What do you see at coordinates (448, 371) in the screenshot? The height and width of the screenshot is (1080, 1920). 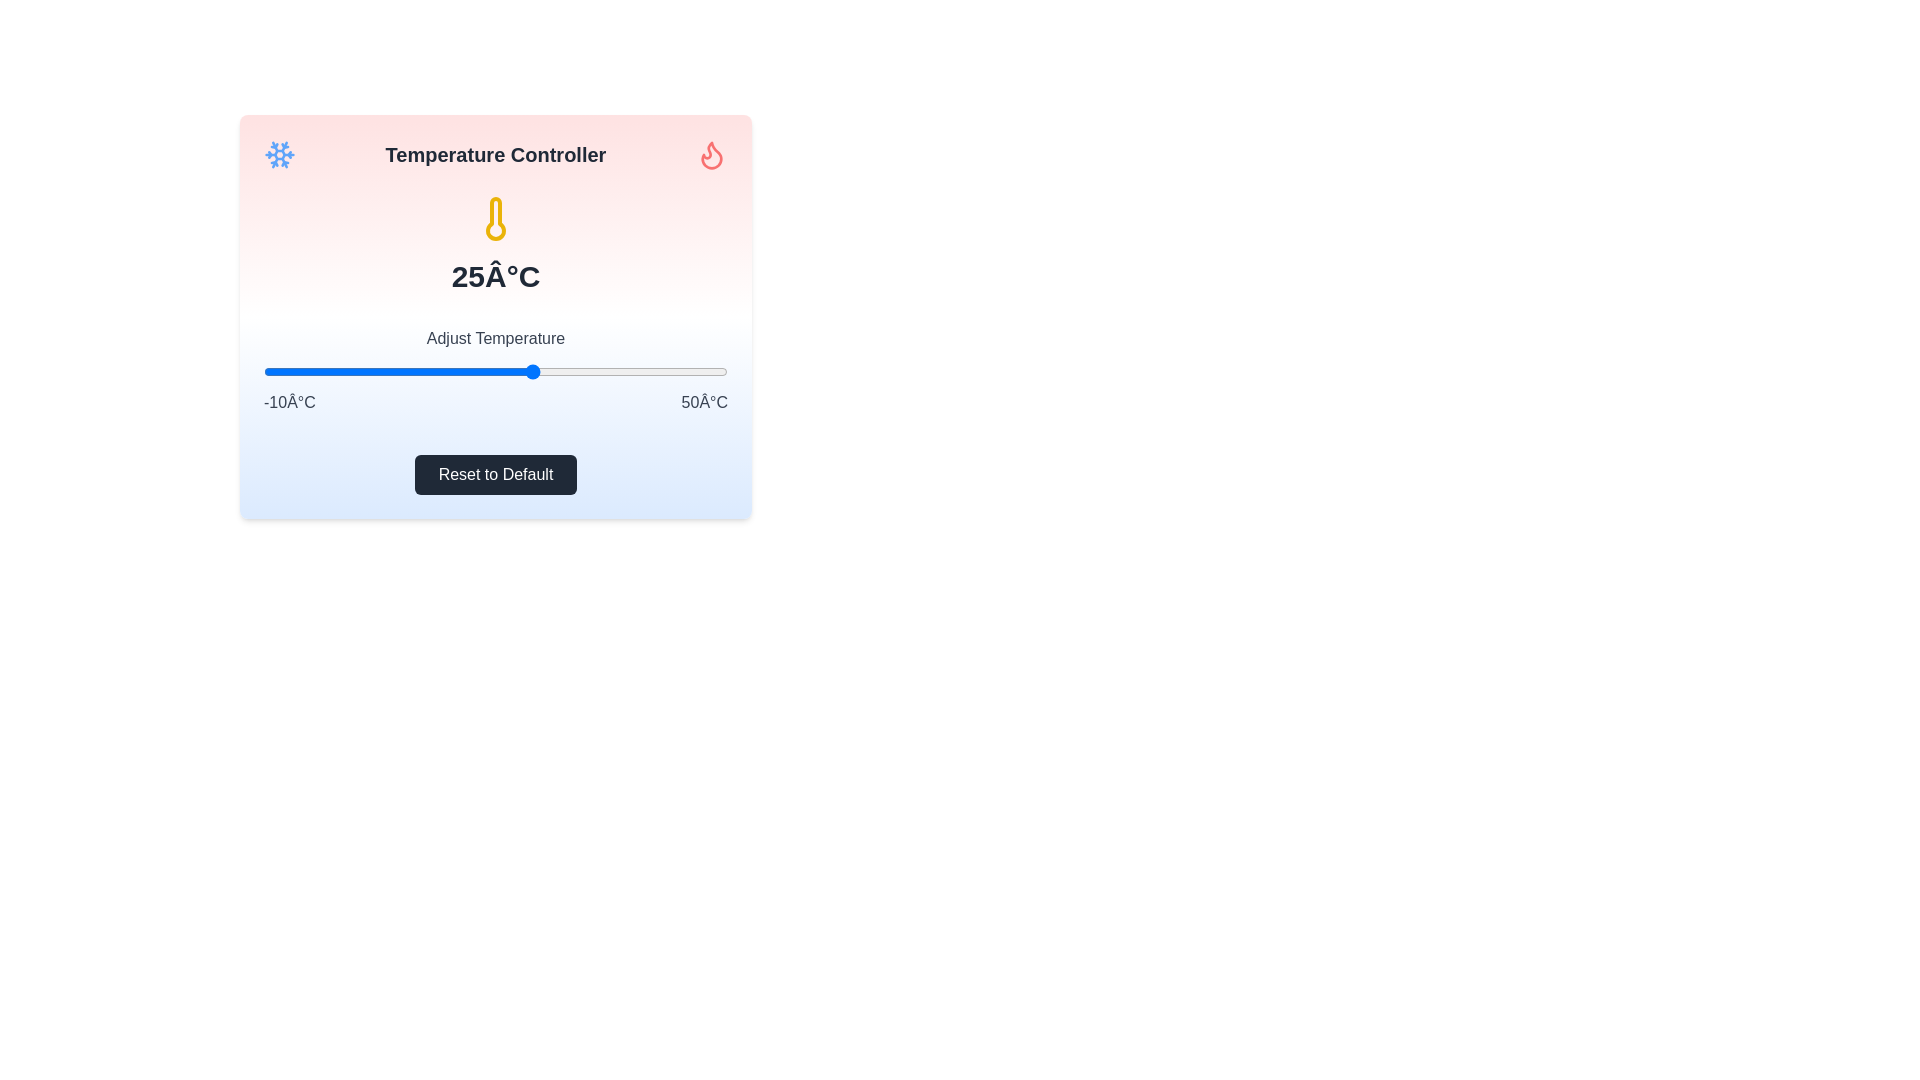 I see `the temperature slider to set the temperature to 14°C` at bounding box center [448, 371].